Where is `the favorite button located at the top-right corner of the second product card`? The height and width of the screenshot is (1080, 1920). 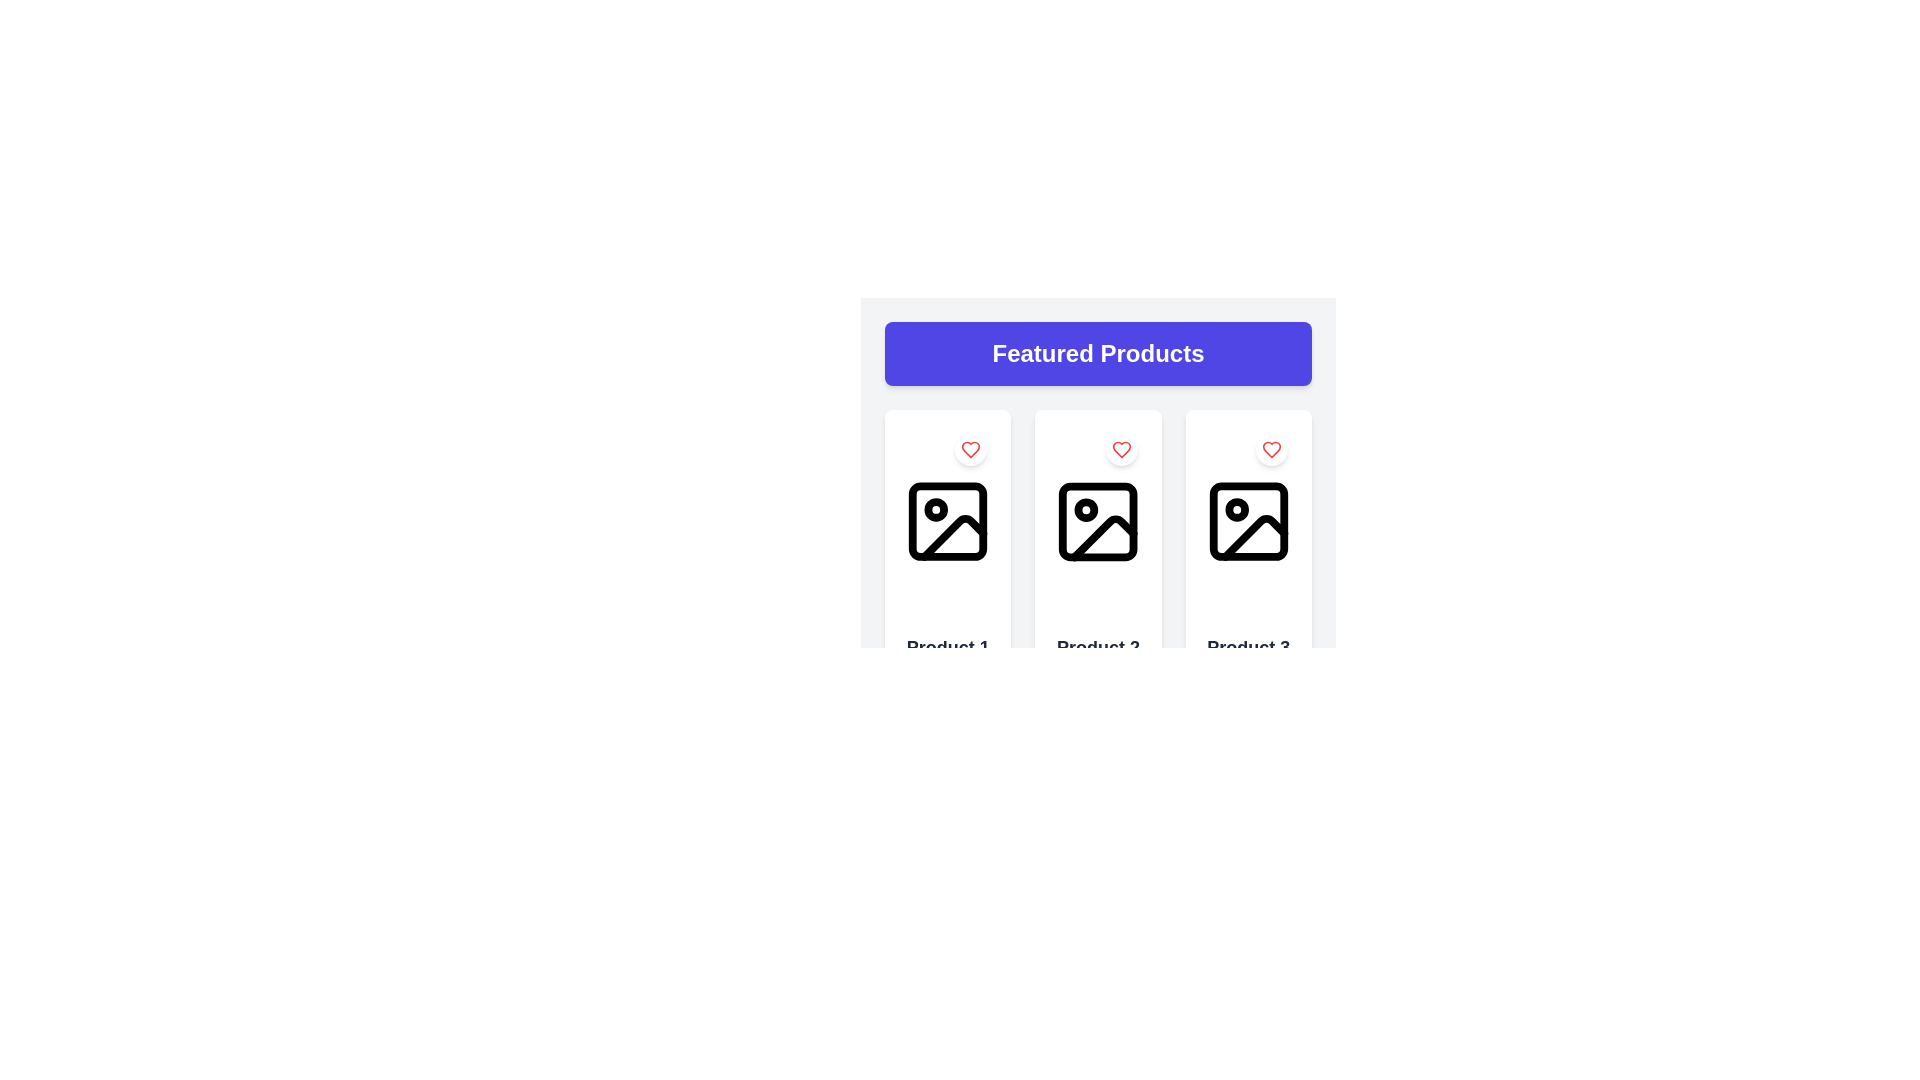
the favorite button located at the top-right corner of the second product card is located at coordinates (1121, 450).